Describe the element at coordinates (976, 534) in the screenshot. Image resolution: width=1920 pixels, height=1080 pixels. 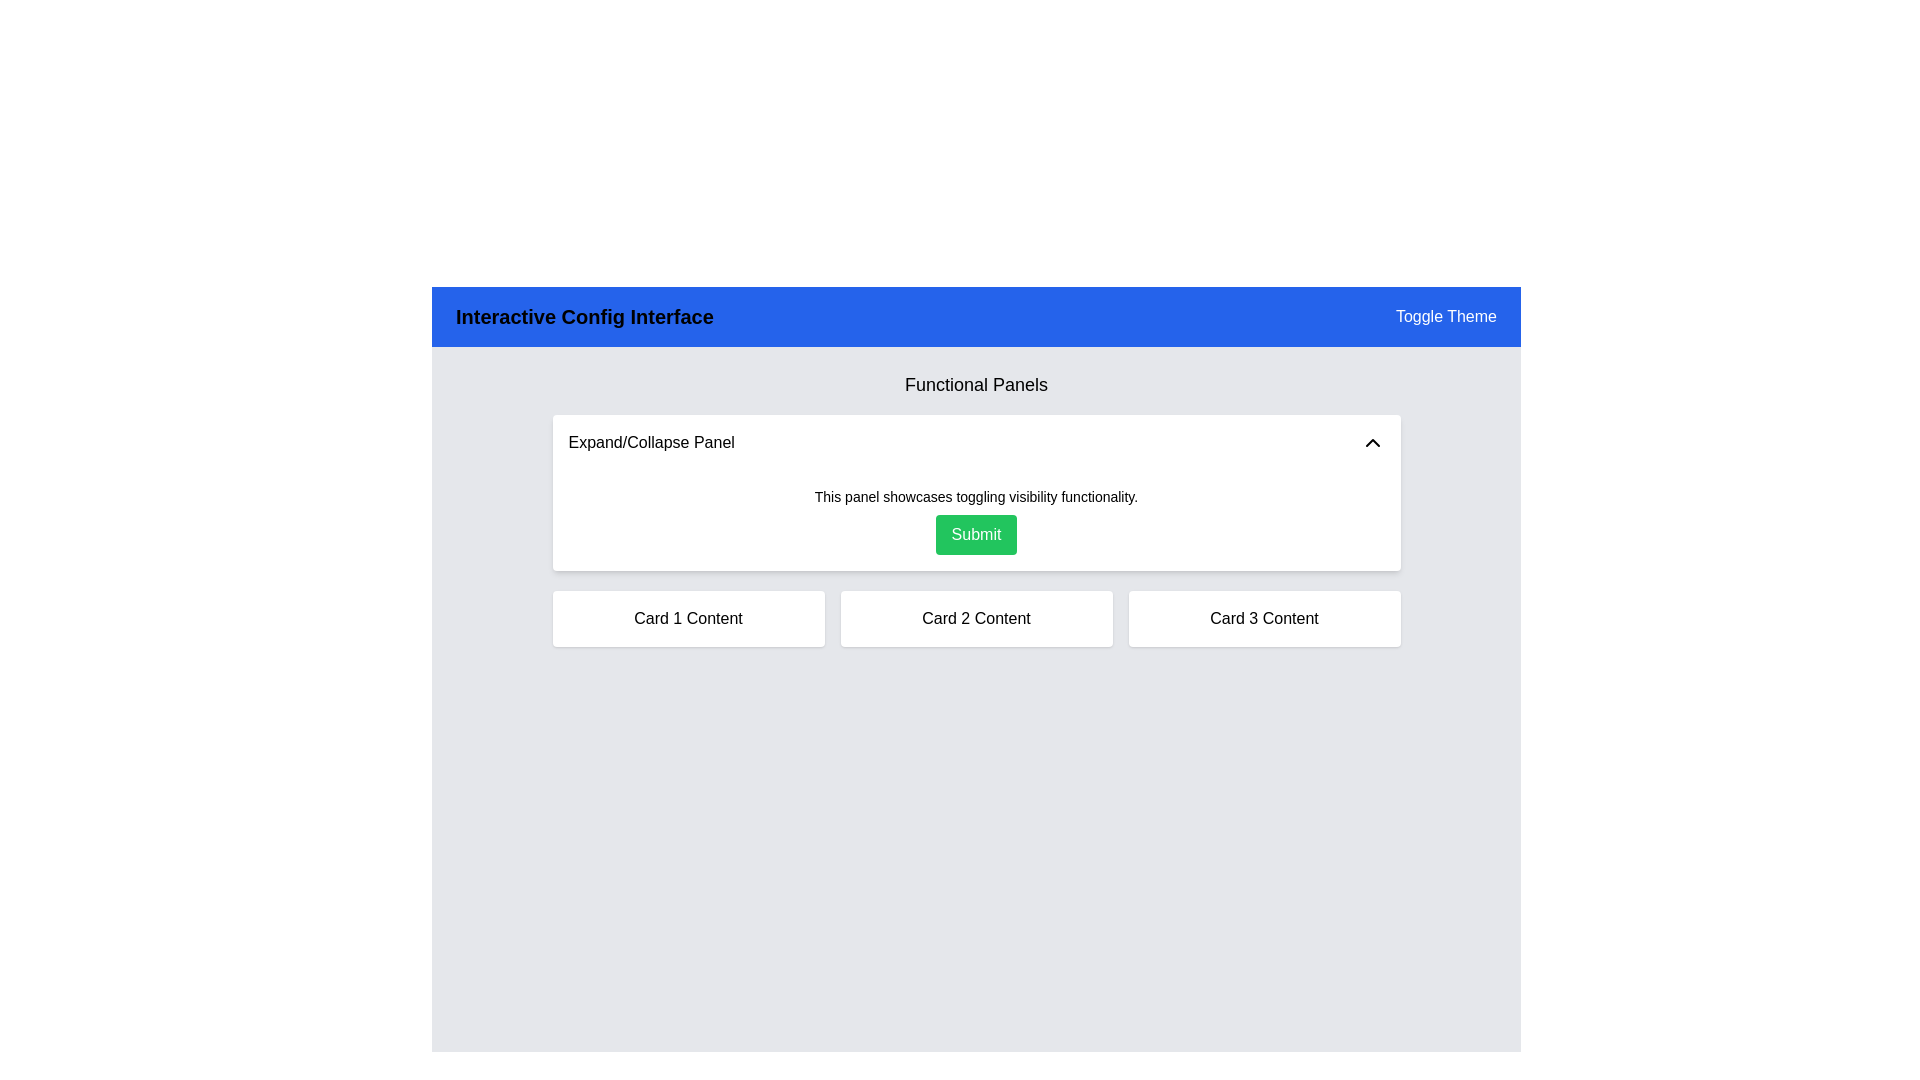
I see `the 'Submit' button with bold white text on a bright green background, located in the panel below the text 'This panel showcases toggling visibility functionality.'` at that location.